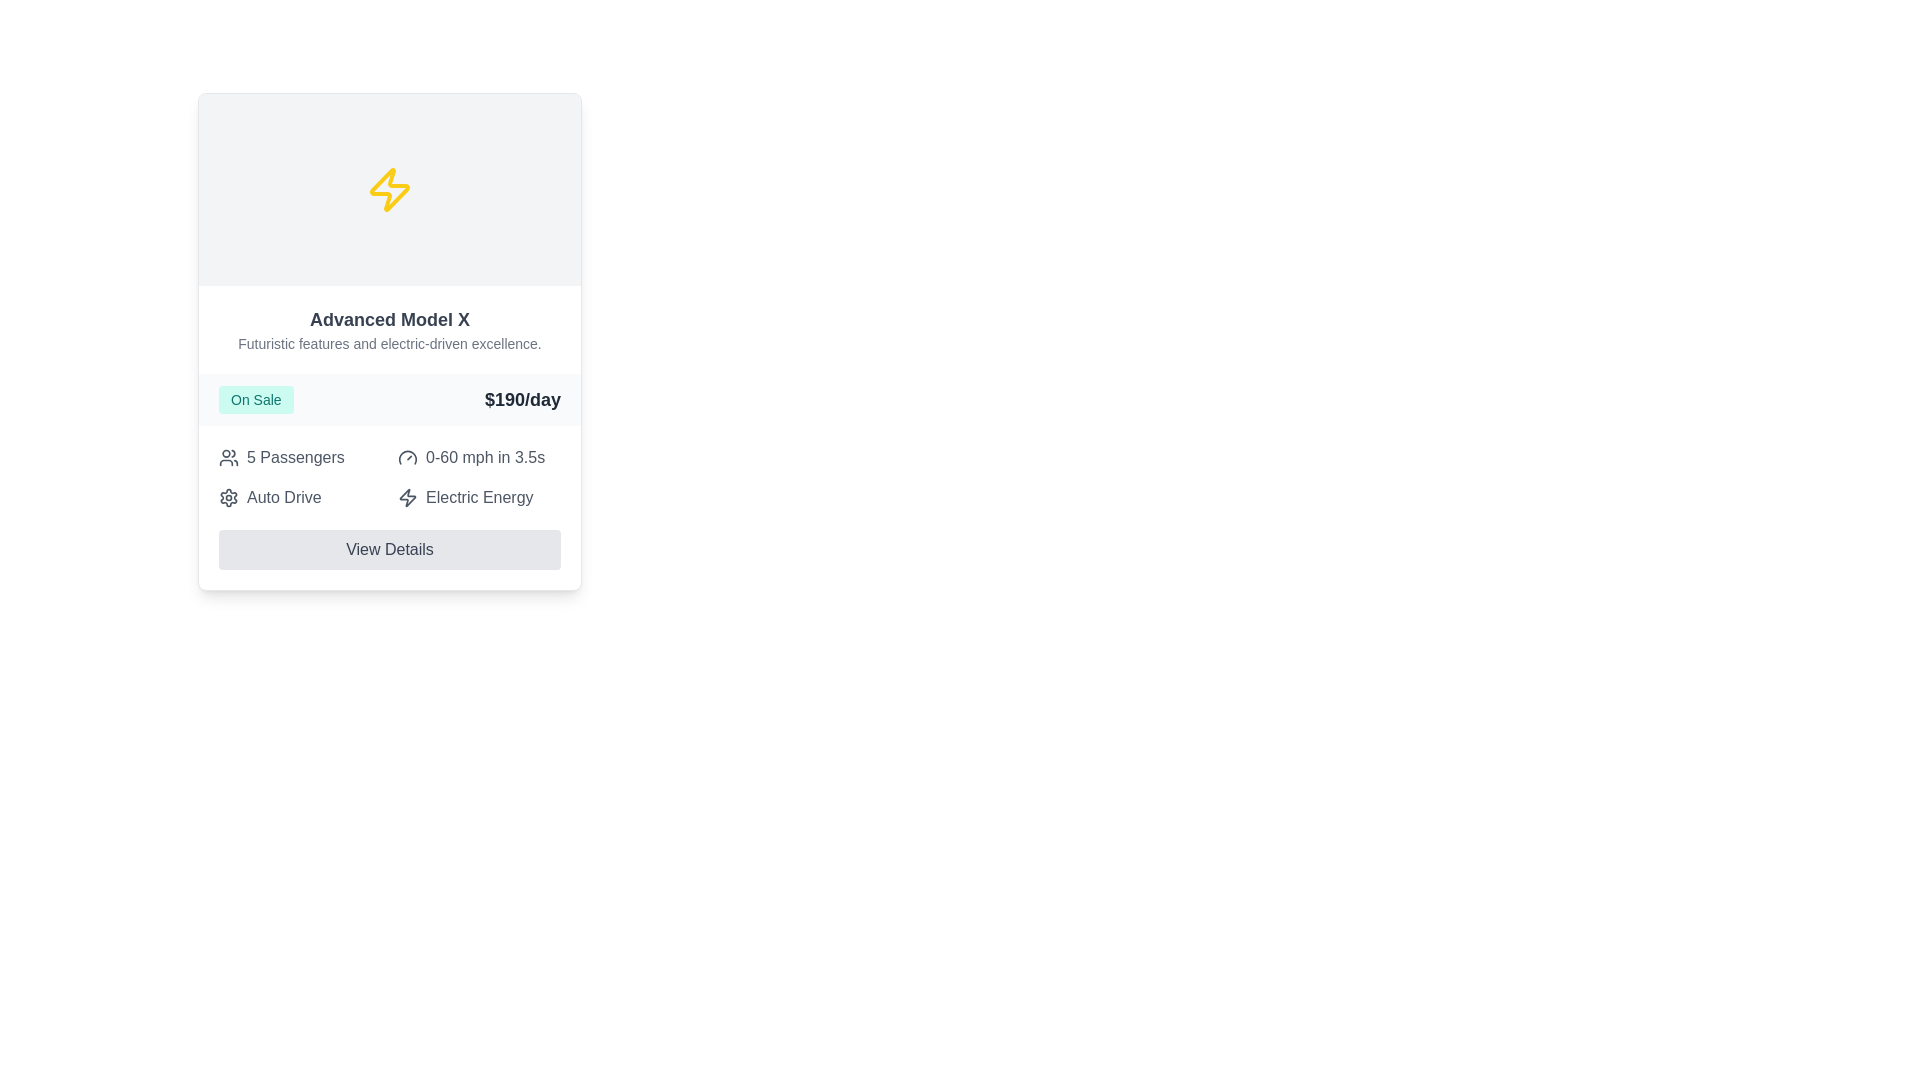 The image size is (1920, 1080). What do you see at coordinates (389, 400) in the screenshot?
I see `the Static informational widget that displays the 'On Sale' badge in teal and white, along with the price '$190/day' in dark gray, located centrally towards the bottom of the information card` at bounding box center [389, 400].